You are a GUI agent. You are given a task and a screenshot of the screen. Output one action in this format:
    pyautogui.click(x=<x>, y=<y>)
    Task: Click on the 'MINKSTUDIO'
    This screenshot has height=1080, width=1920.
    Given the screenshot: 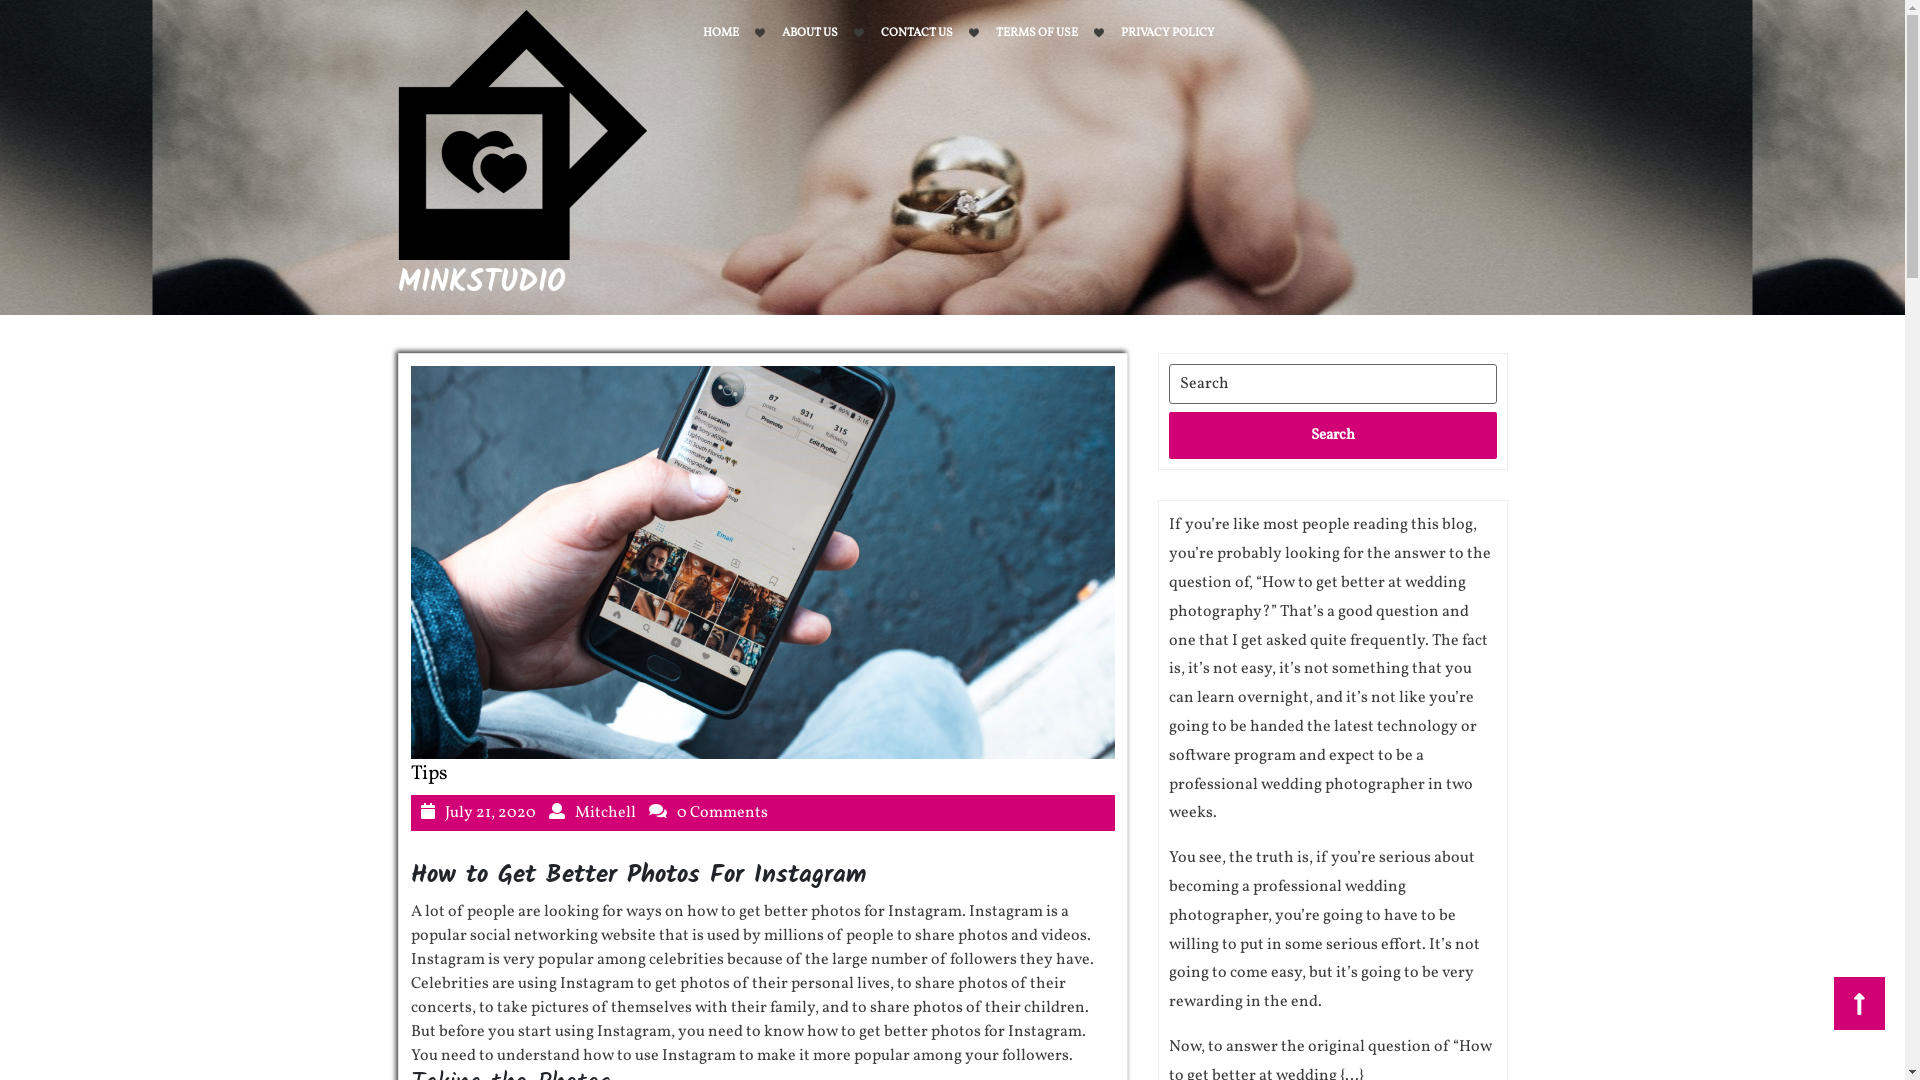 What is the action you would take?
    pyautogui.click(x=481, y=282)
    